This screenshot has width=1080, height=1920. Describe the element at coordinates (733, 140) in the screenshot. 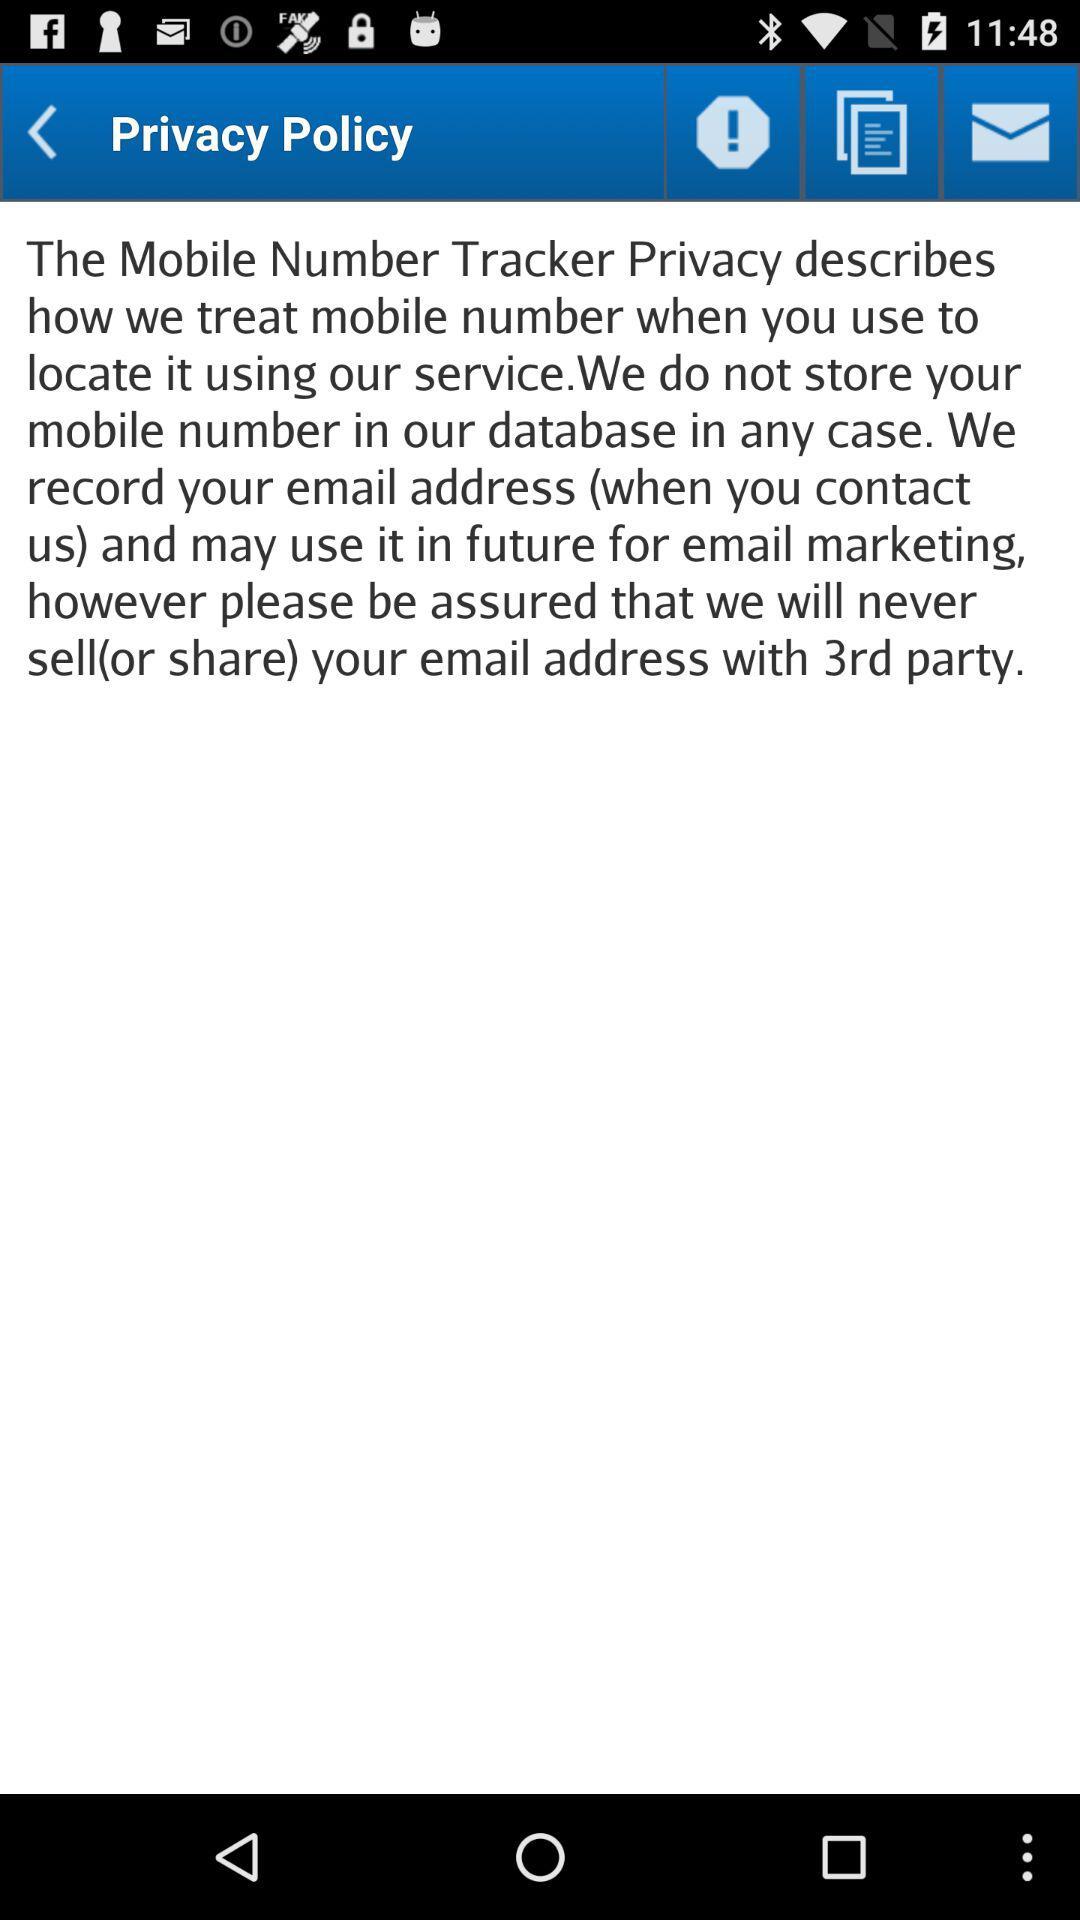

I see `the warning icon` at that location.